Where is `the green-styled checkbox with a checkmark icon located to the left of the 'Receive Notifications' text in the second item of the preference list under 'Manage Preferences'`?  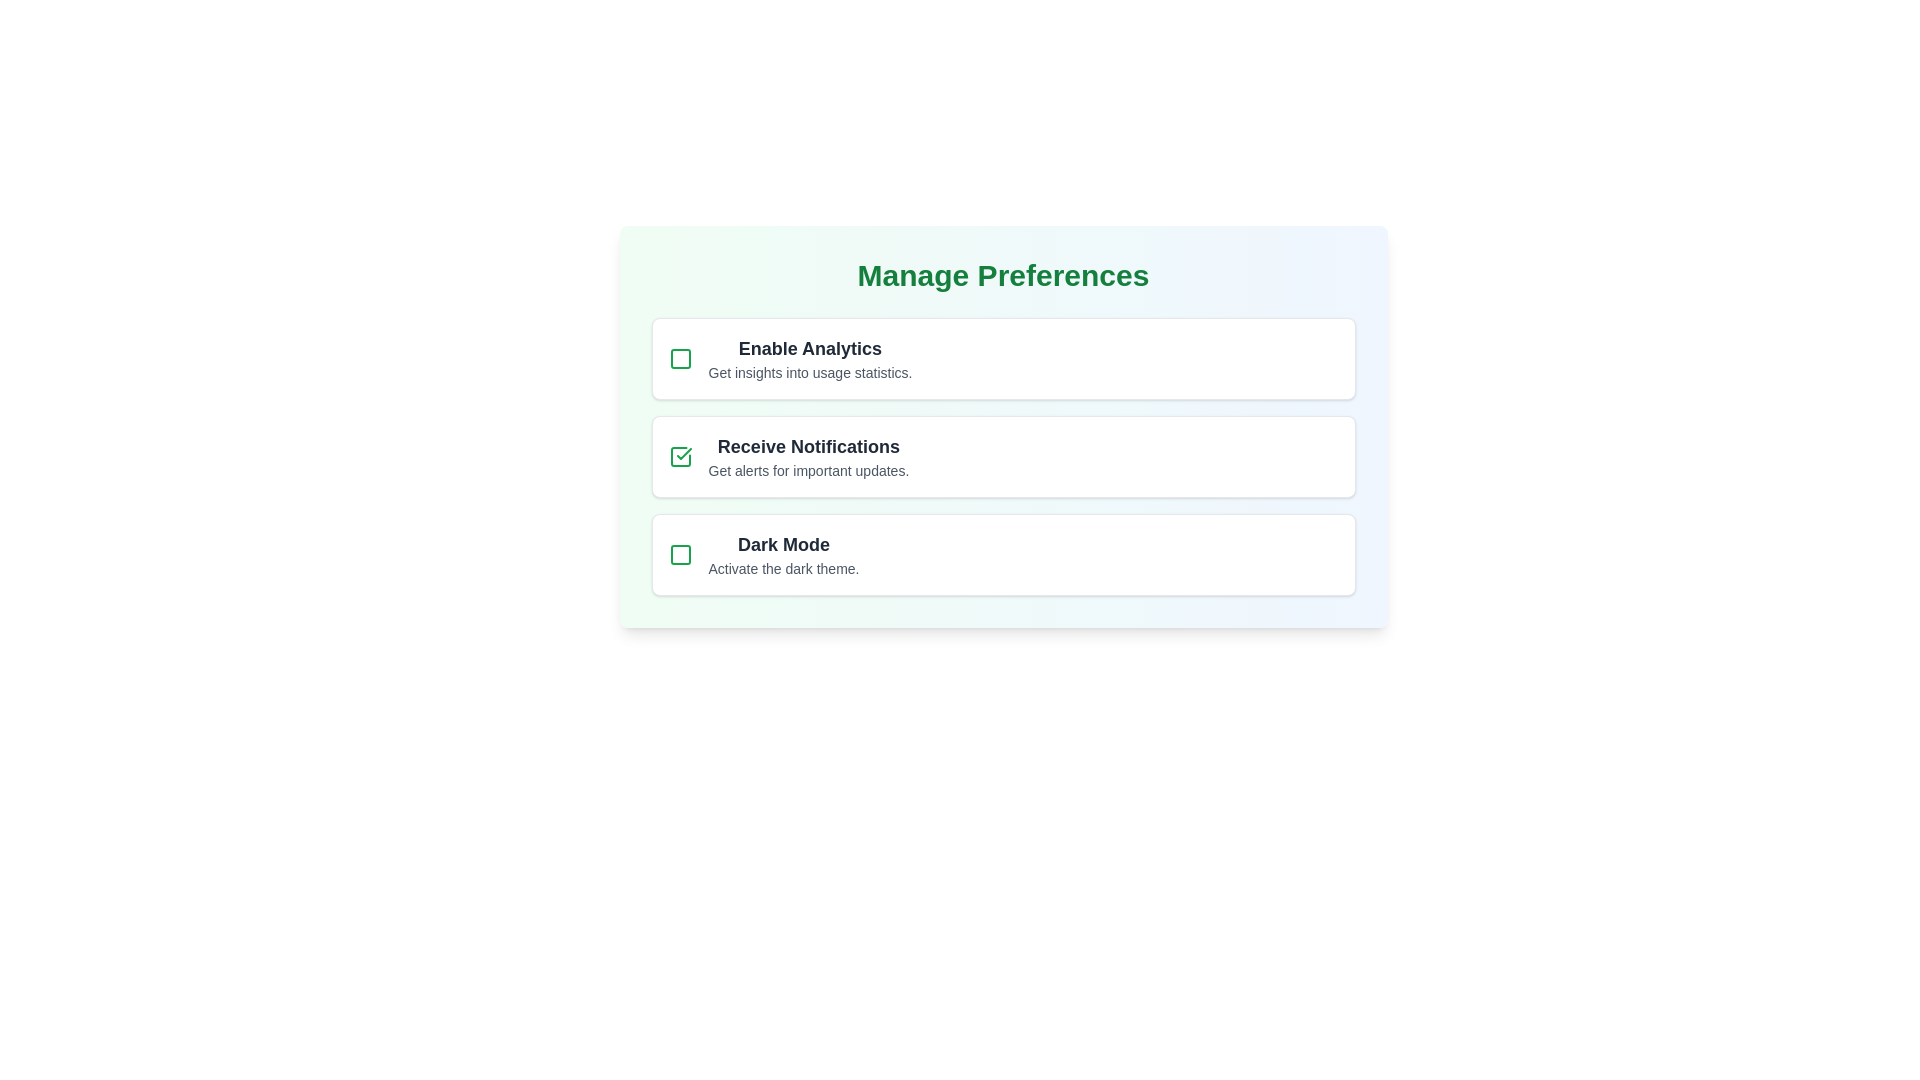 the green-styled checkbox with a checkmark icon located to the left of the 'Receive Notifications' text in the second item of the preference list under 'Manage Preferences' is located at coordinates (680, 456).